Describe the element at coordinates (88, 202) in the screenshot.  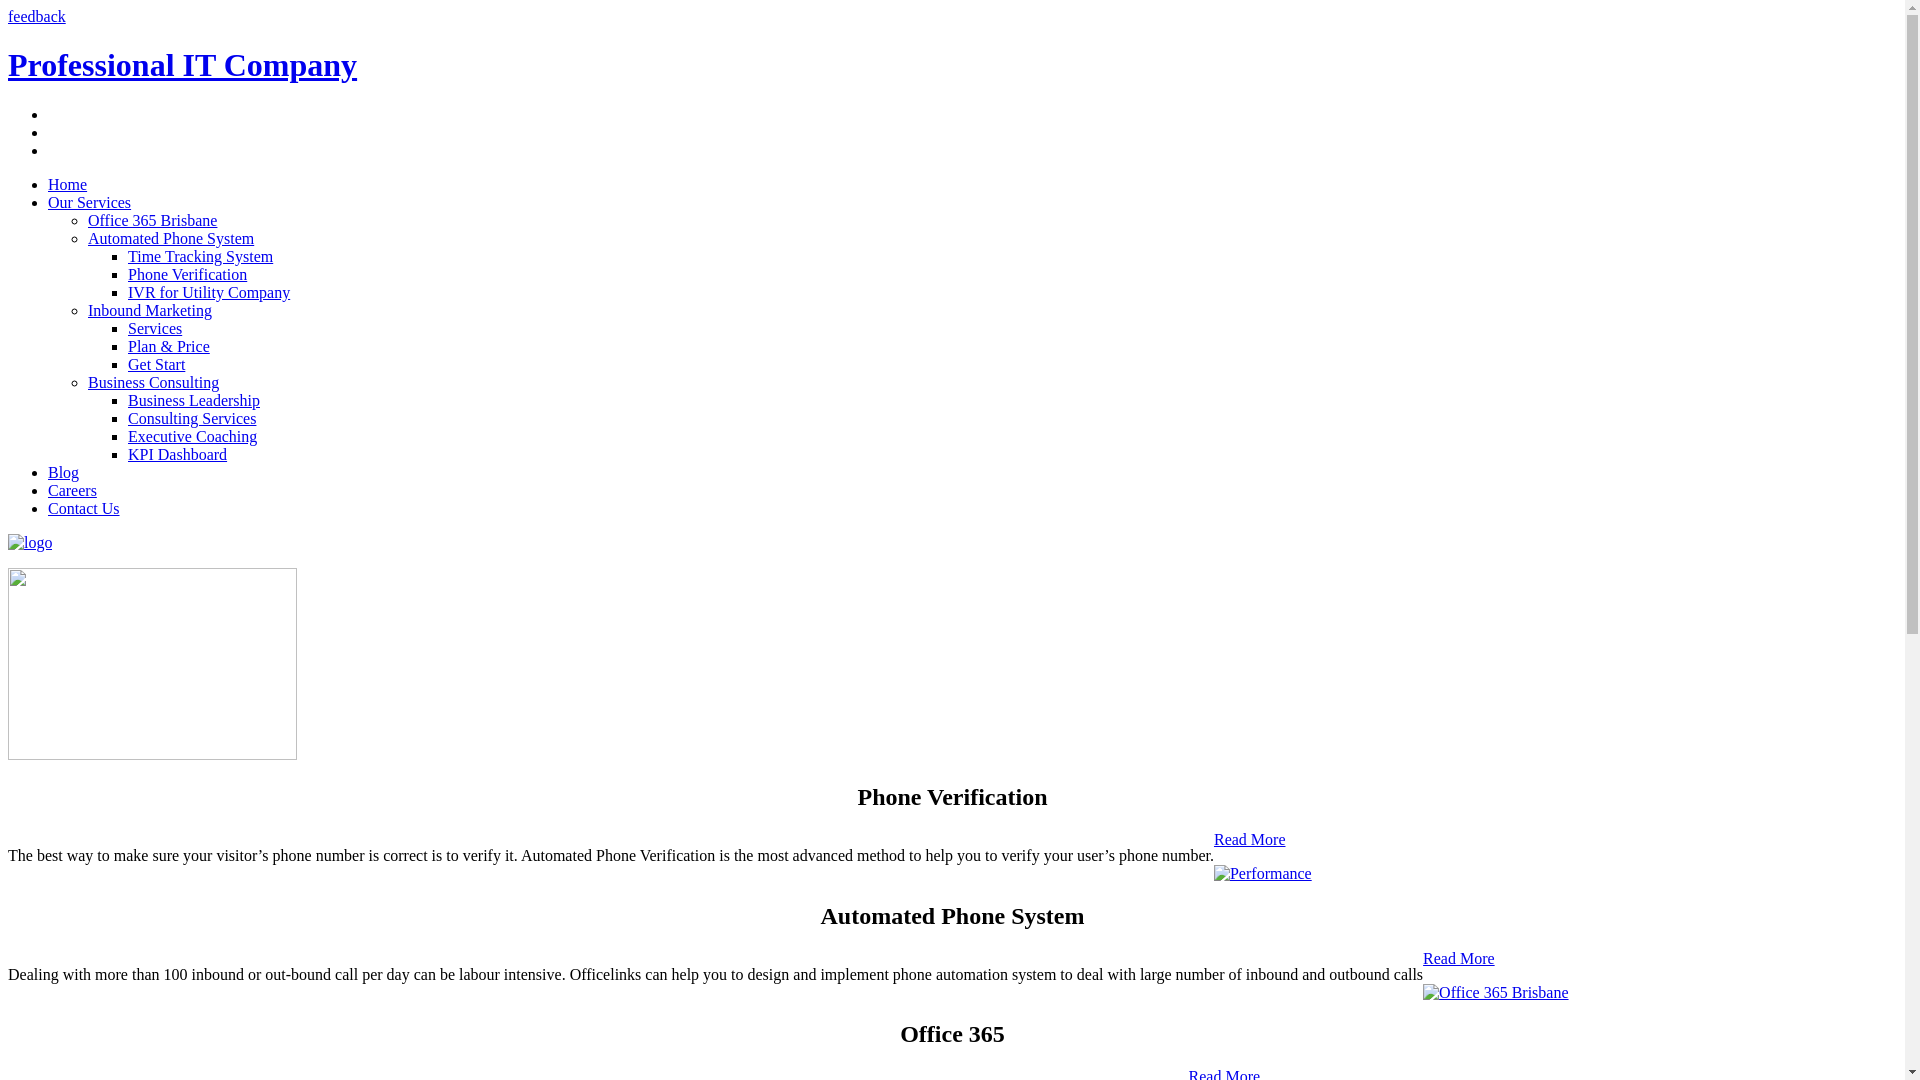
I see `'Our Services'` at that location.